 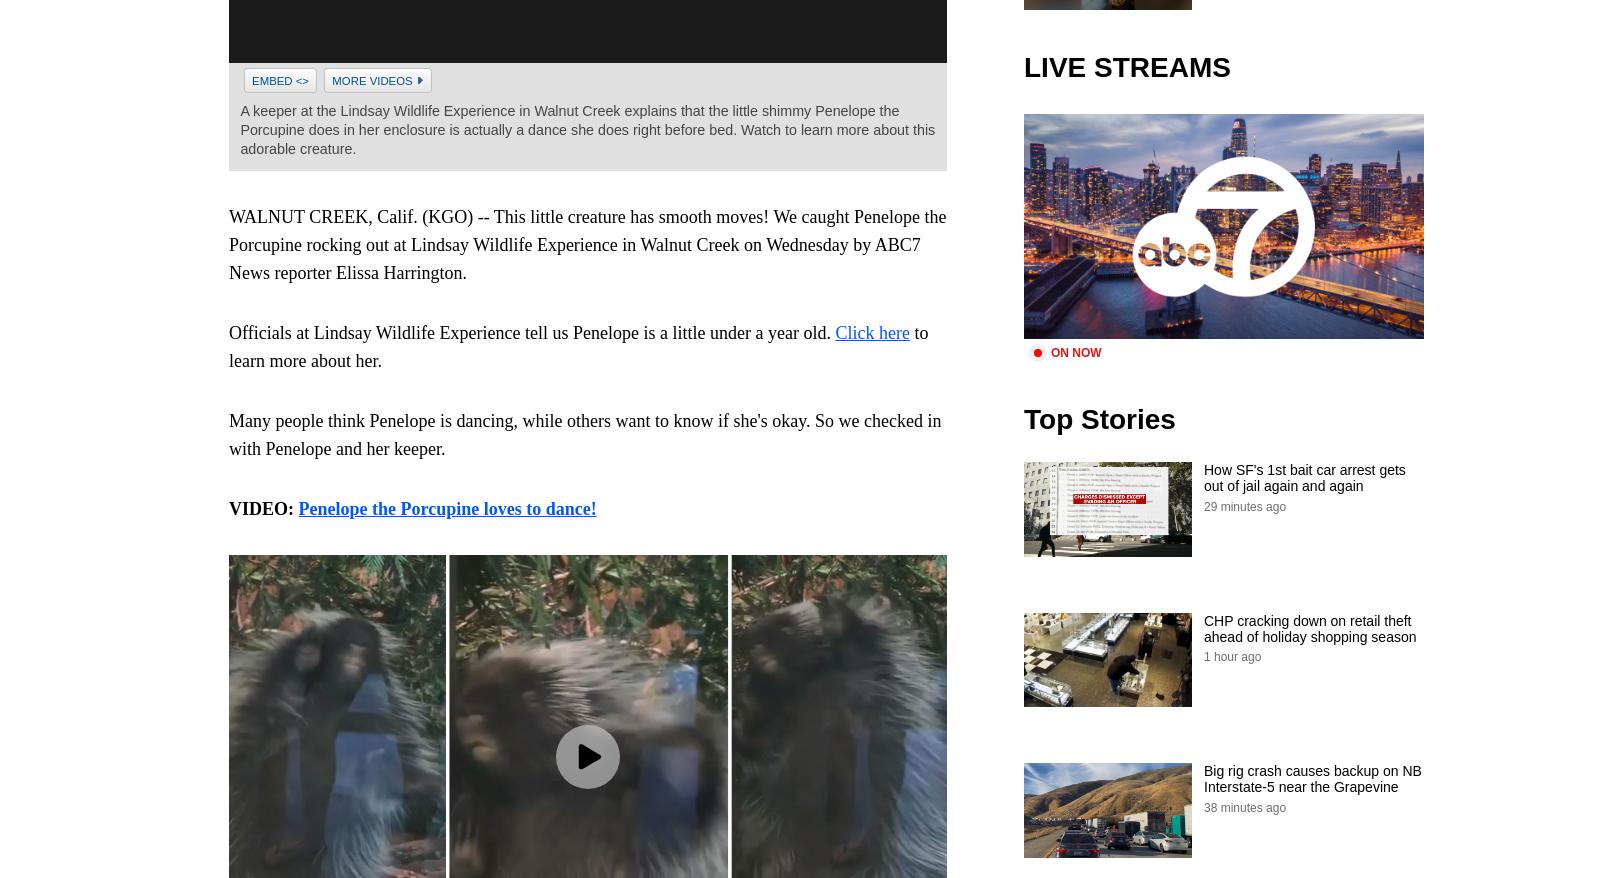 I want to click on '29 minutes ago', so click(x=1243, y=505).